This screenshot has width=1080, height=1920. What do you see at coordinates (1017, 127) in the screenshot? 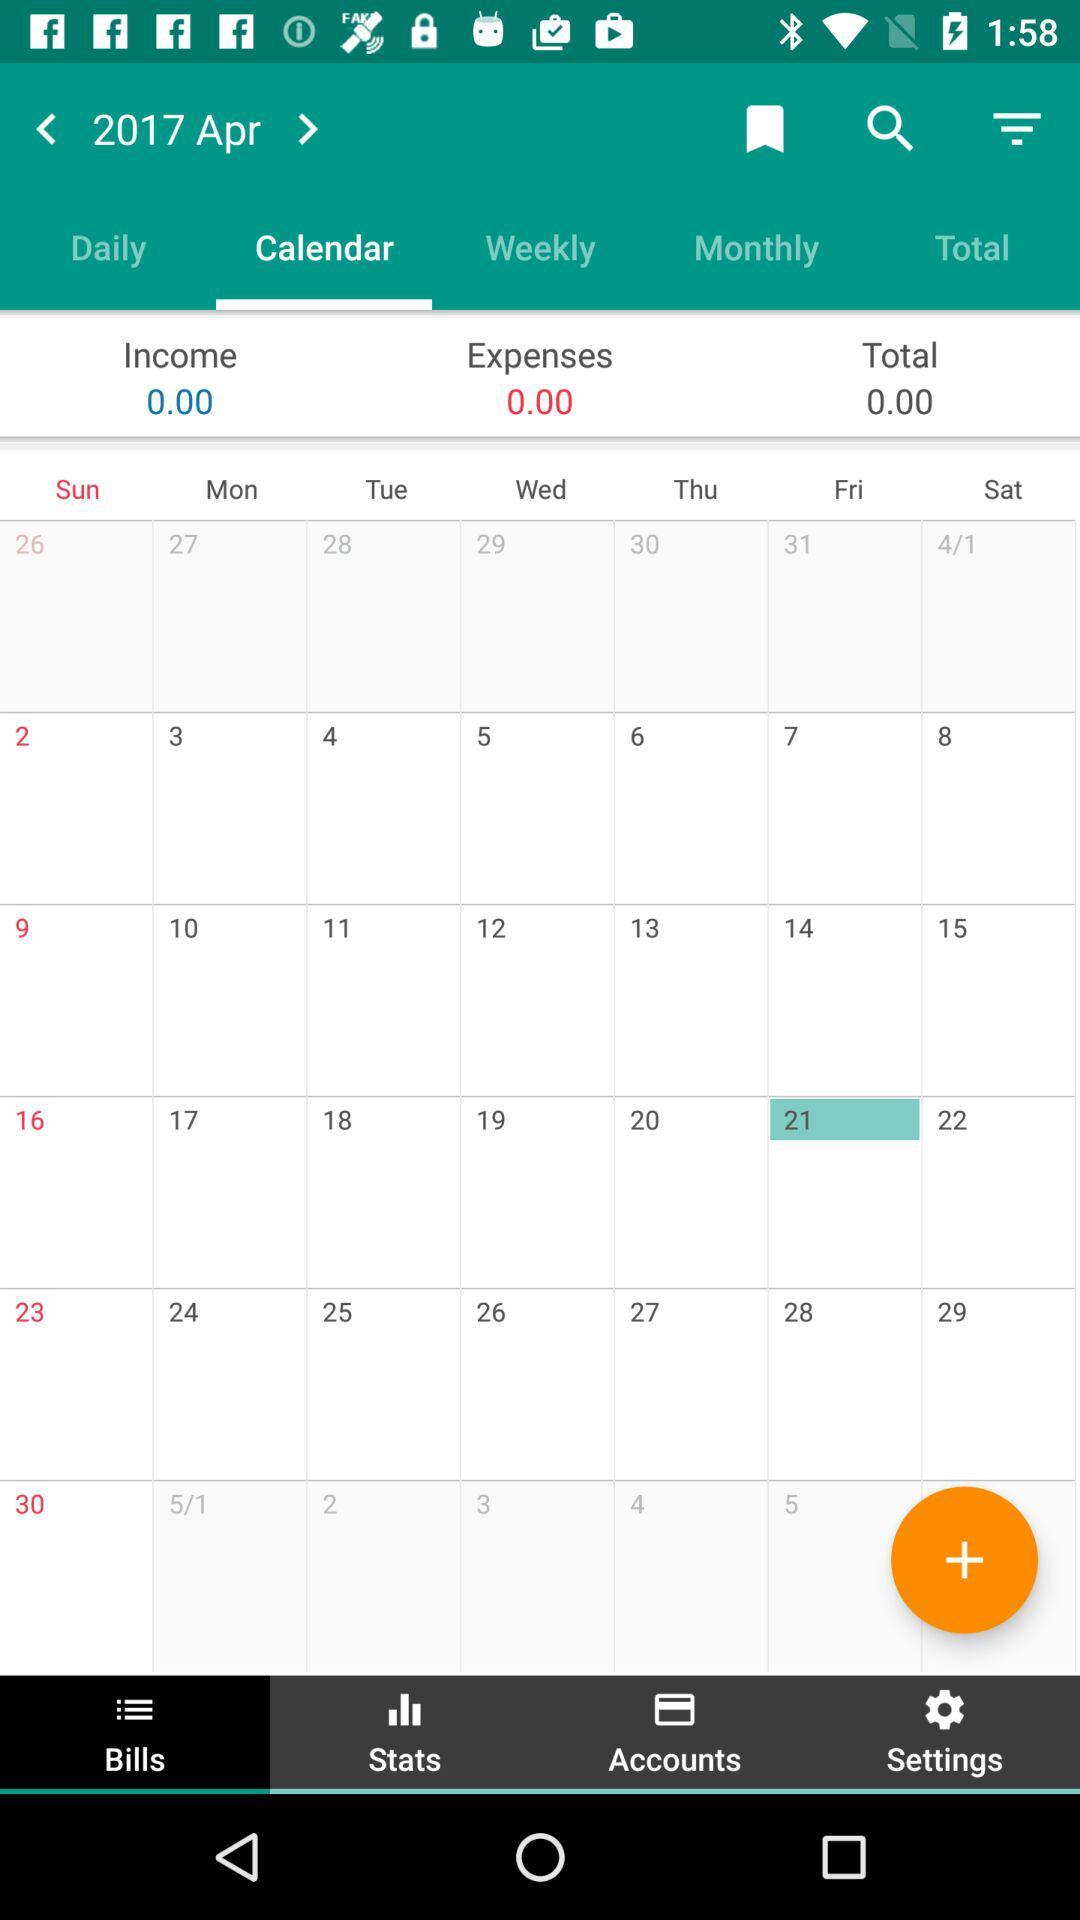
I see `menu option` at bounding box center [1017, 127].